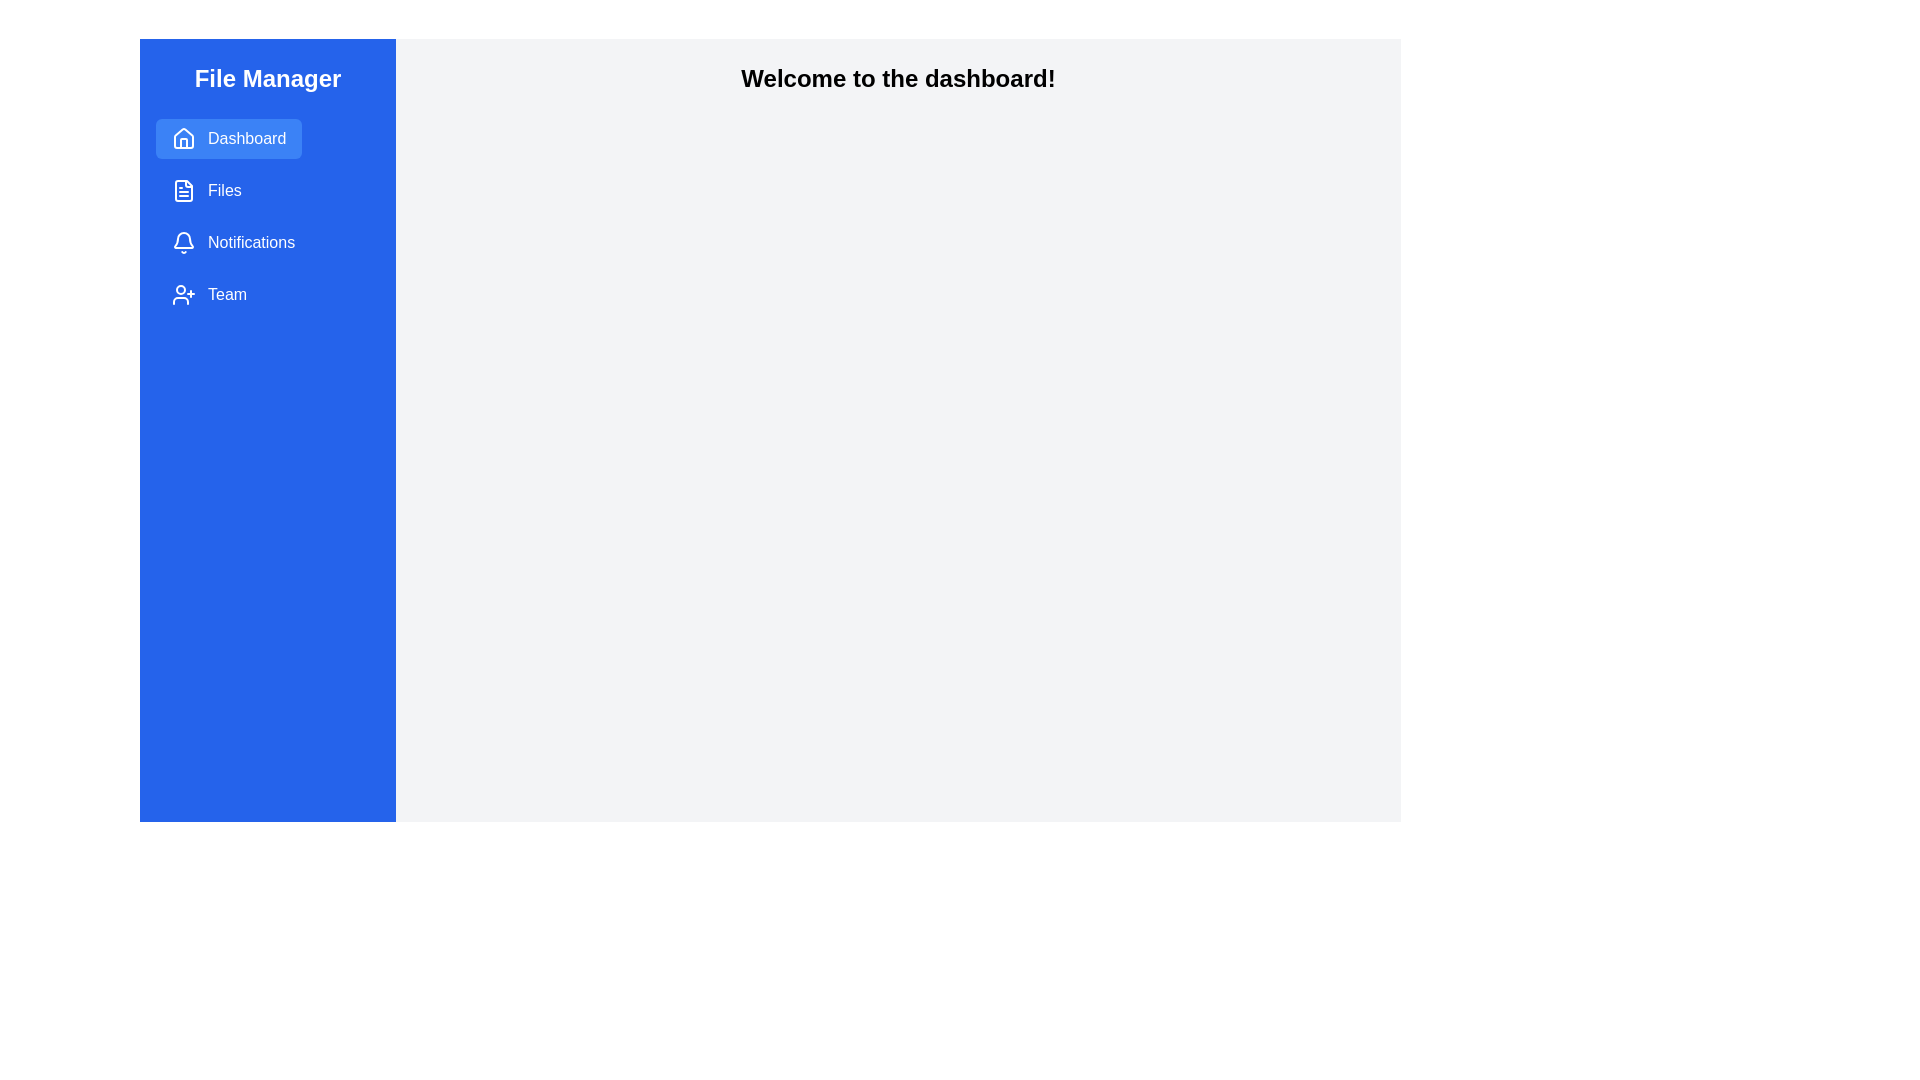 Image resolution: width=1920 pixels, height=1080 pixels. Describe the element at coordinates (229, 137) in the screenshot. I see `the 'Dashboard' button, which is a rectangular button with a blue background and white text, located at the top of the vertical navigation menu in the sidebar` at that location.